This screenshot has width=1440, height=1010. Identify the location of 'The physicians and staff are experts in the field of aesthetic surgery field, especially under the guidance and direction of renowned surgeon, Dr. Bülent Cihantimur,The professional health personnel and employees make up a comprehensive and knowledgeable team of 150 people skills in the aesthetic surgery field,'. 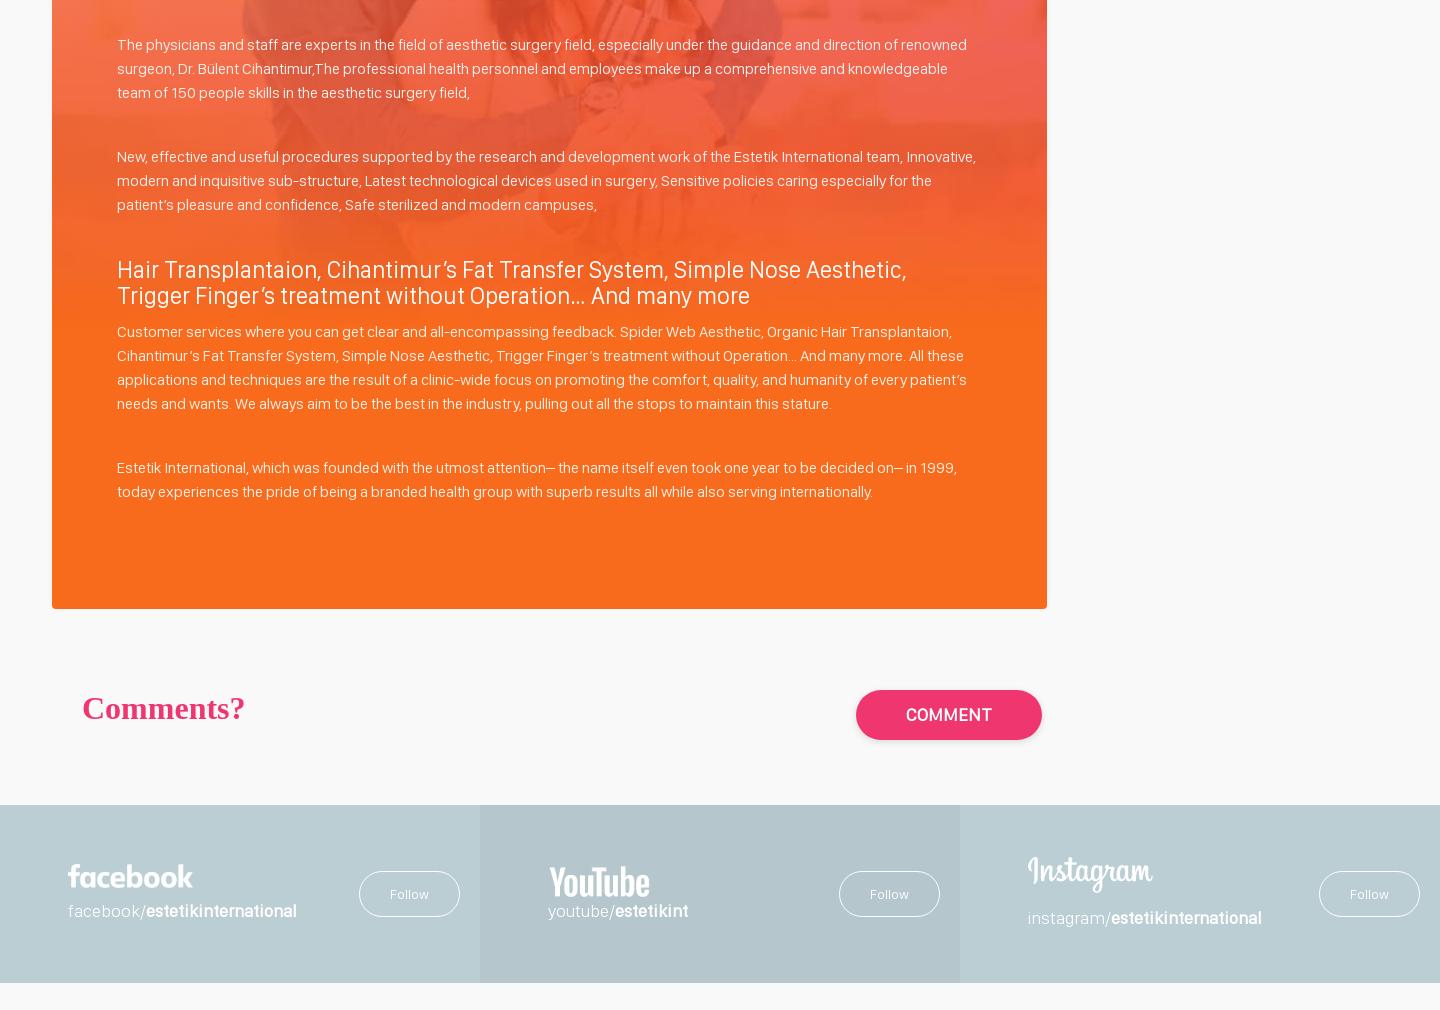
(117, 67).